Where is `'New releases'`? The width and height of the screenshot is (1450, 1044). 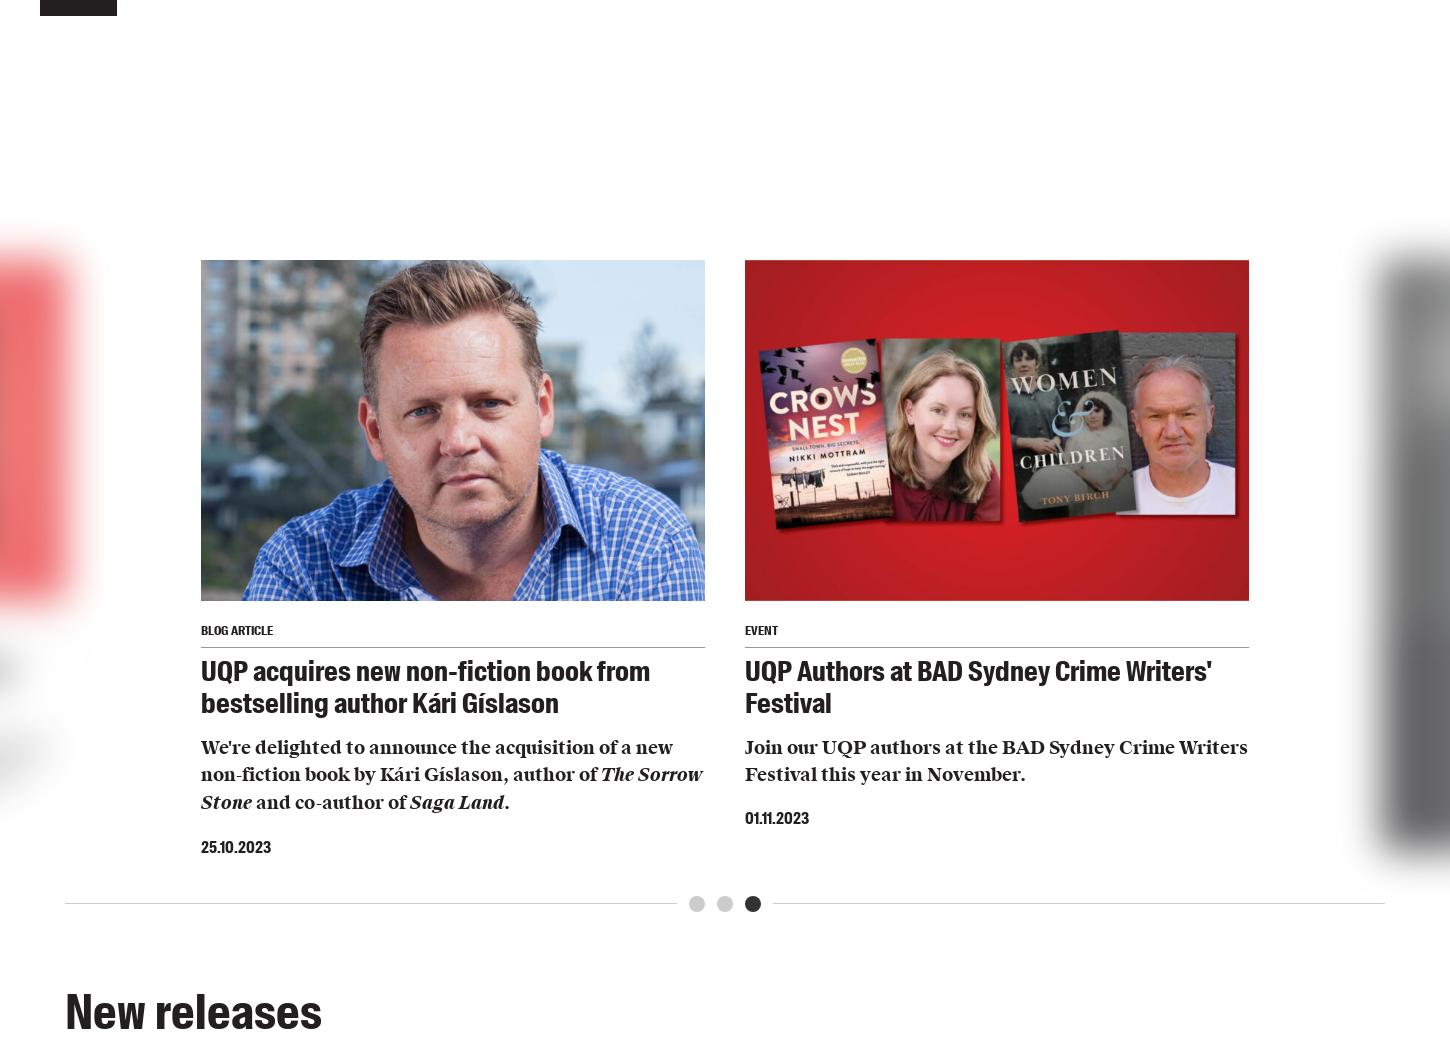 'New releases' is located at coordinates (64, 1012).